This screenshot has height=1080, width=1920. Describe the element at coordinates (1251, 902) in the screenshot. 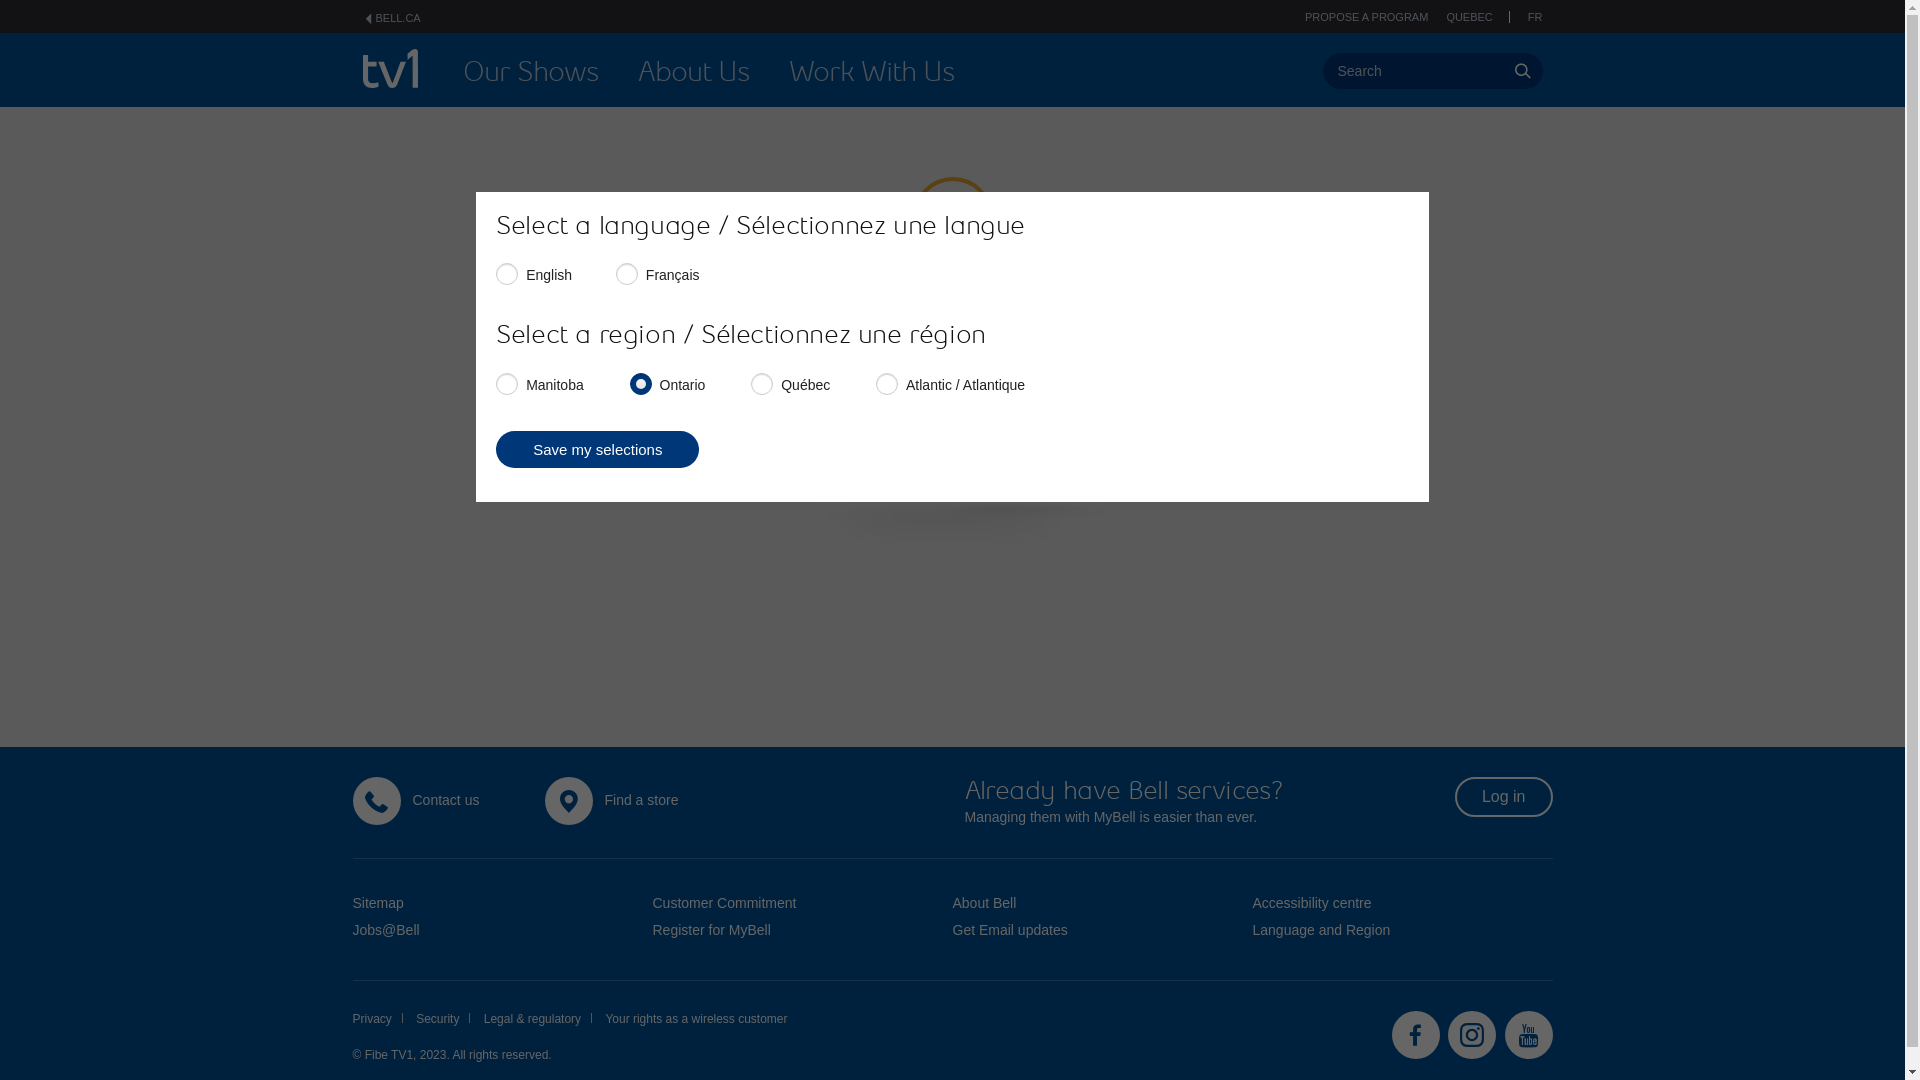

I see `'Accessibility centre'` at that location.